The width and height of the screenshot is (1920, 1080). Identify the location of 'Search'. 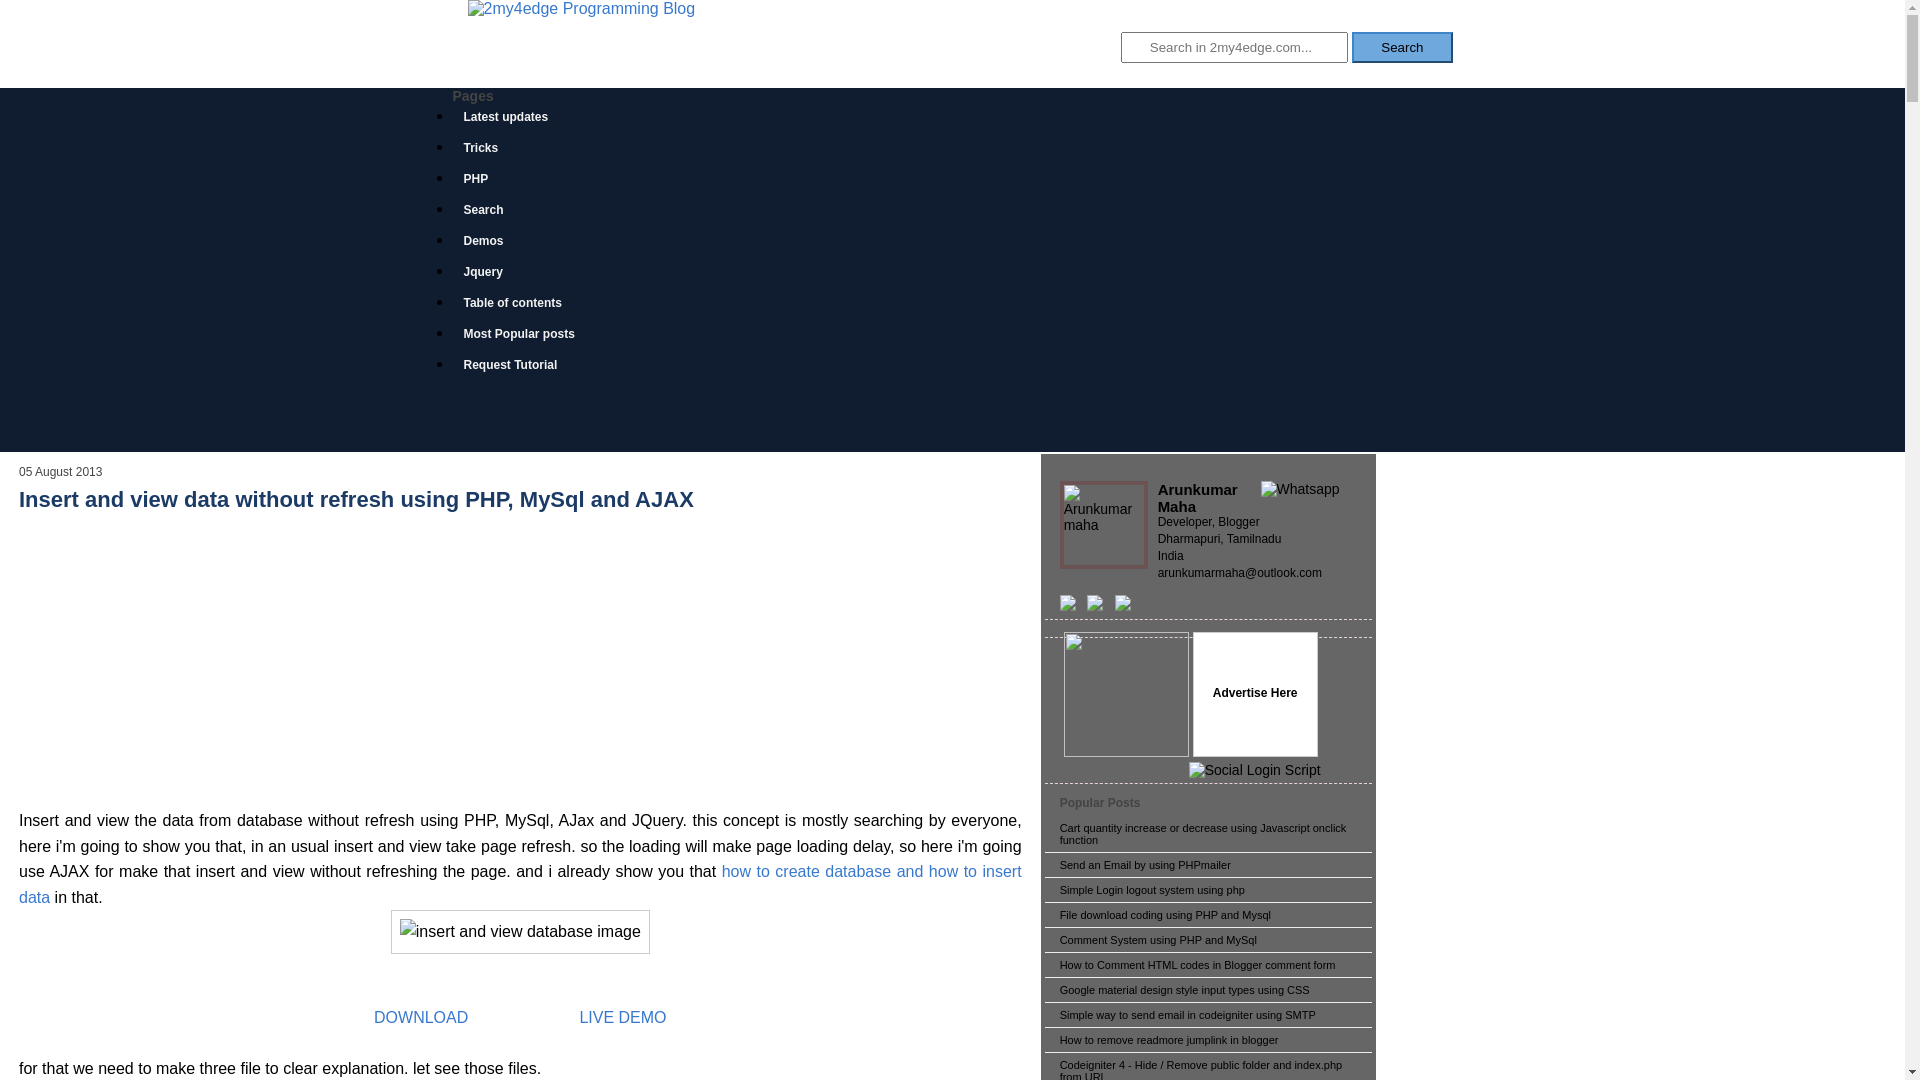
(1400, 46).